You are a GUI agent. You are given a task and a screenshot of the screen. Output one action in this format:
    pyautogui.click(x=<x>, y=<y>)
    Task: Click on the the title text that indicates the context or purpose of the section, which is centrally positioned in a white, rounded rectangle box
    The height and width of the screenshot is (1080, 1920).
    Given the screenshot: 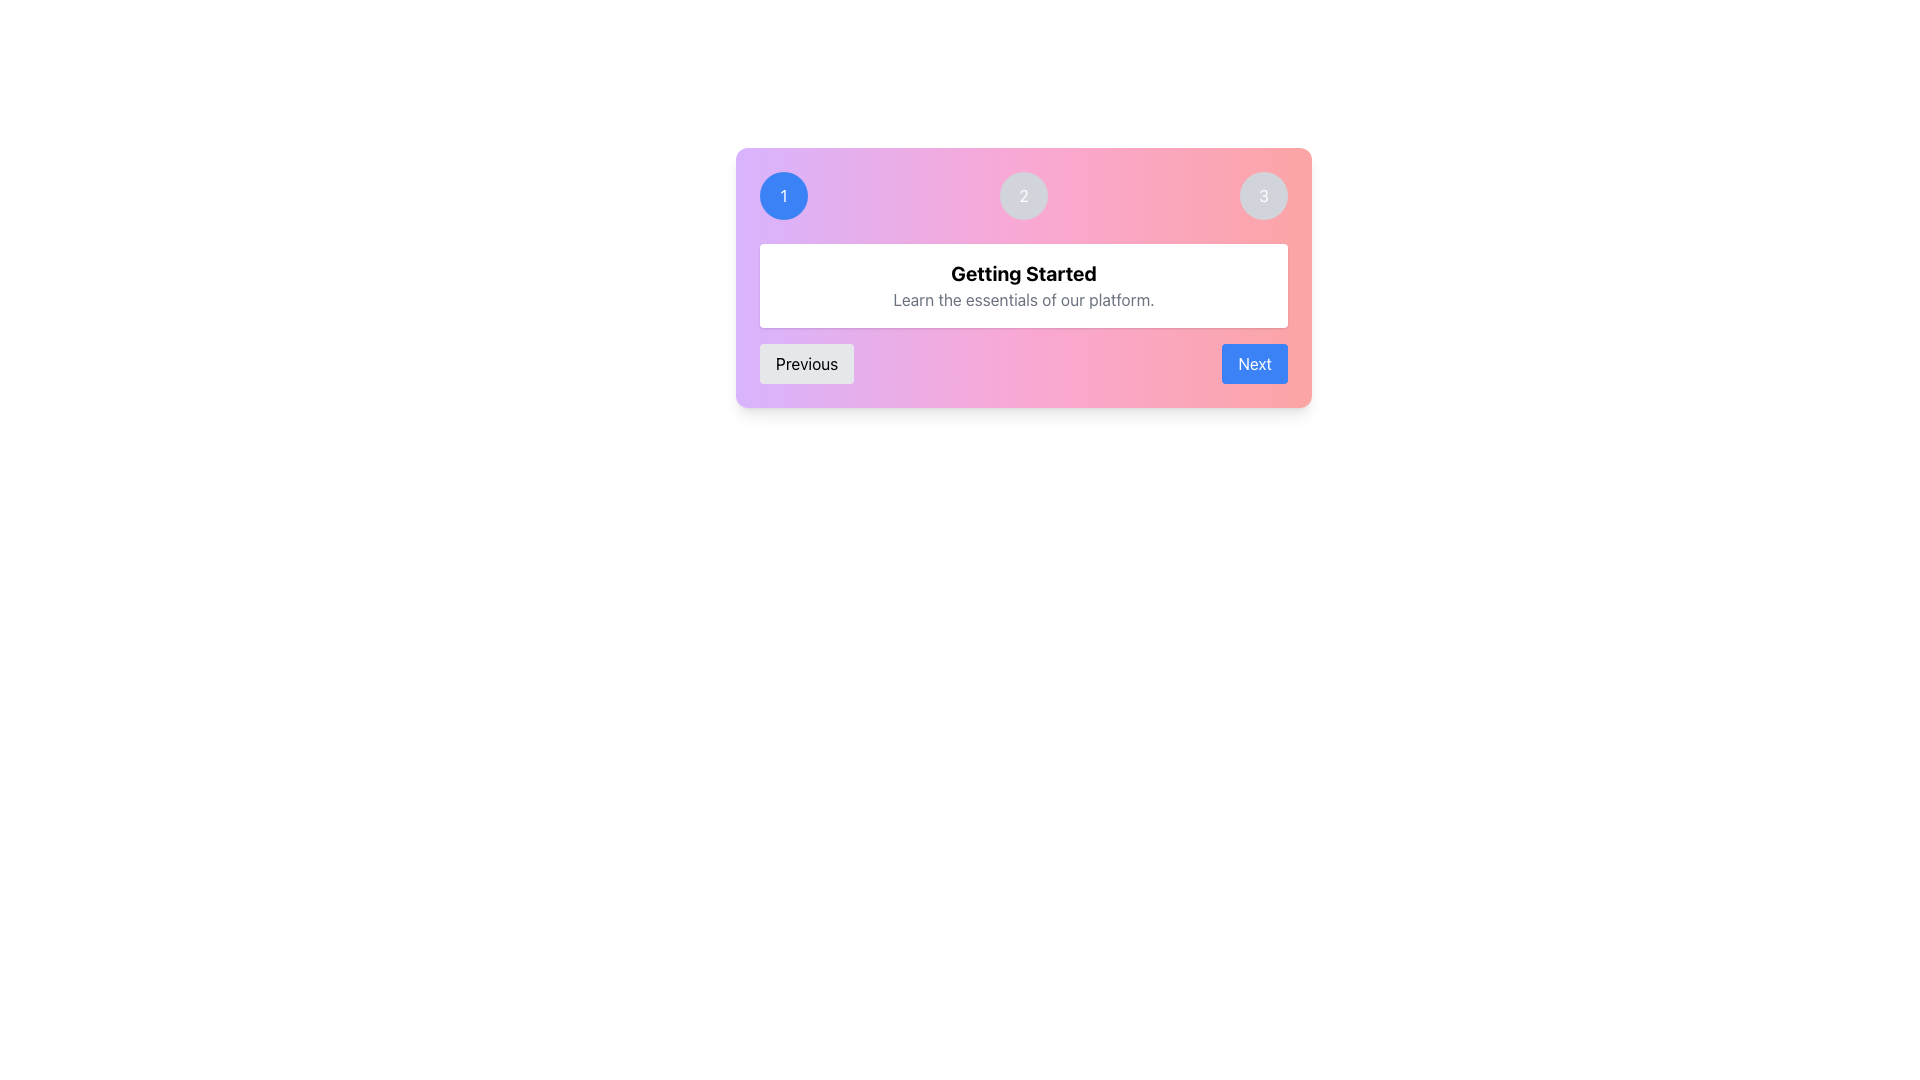 What is the action you would take?
    pyautogui.click(x=1023, y=273)
    